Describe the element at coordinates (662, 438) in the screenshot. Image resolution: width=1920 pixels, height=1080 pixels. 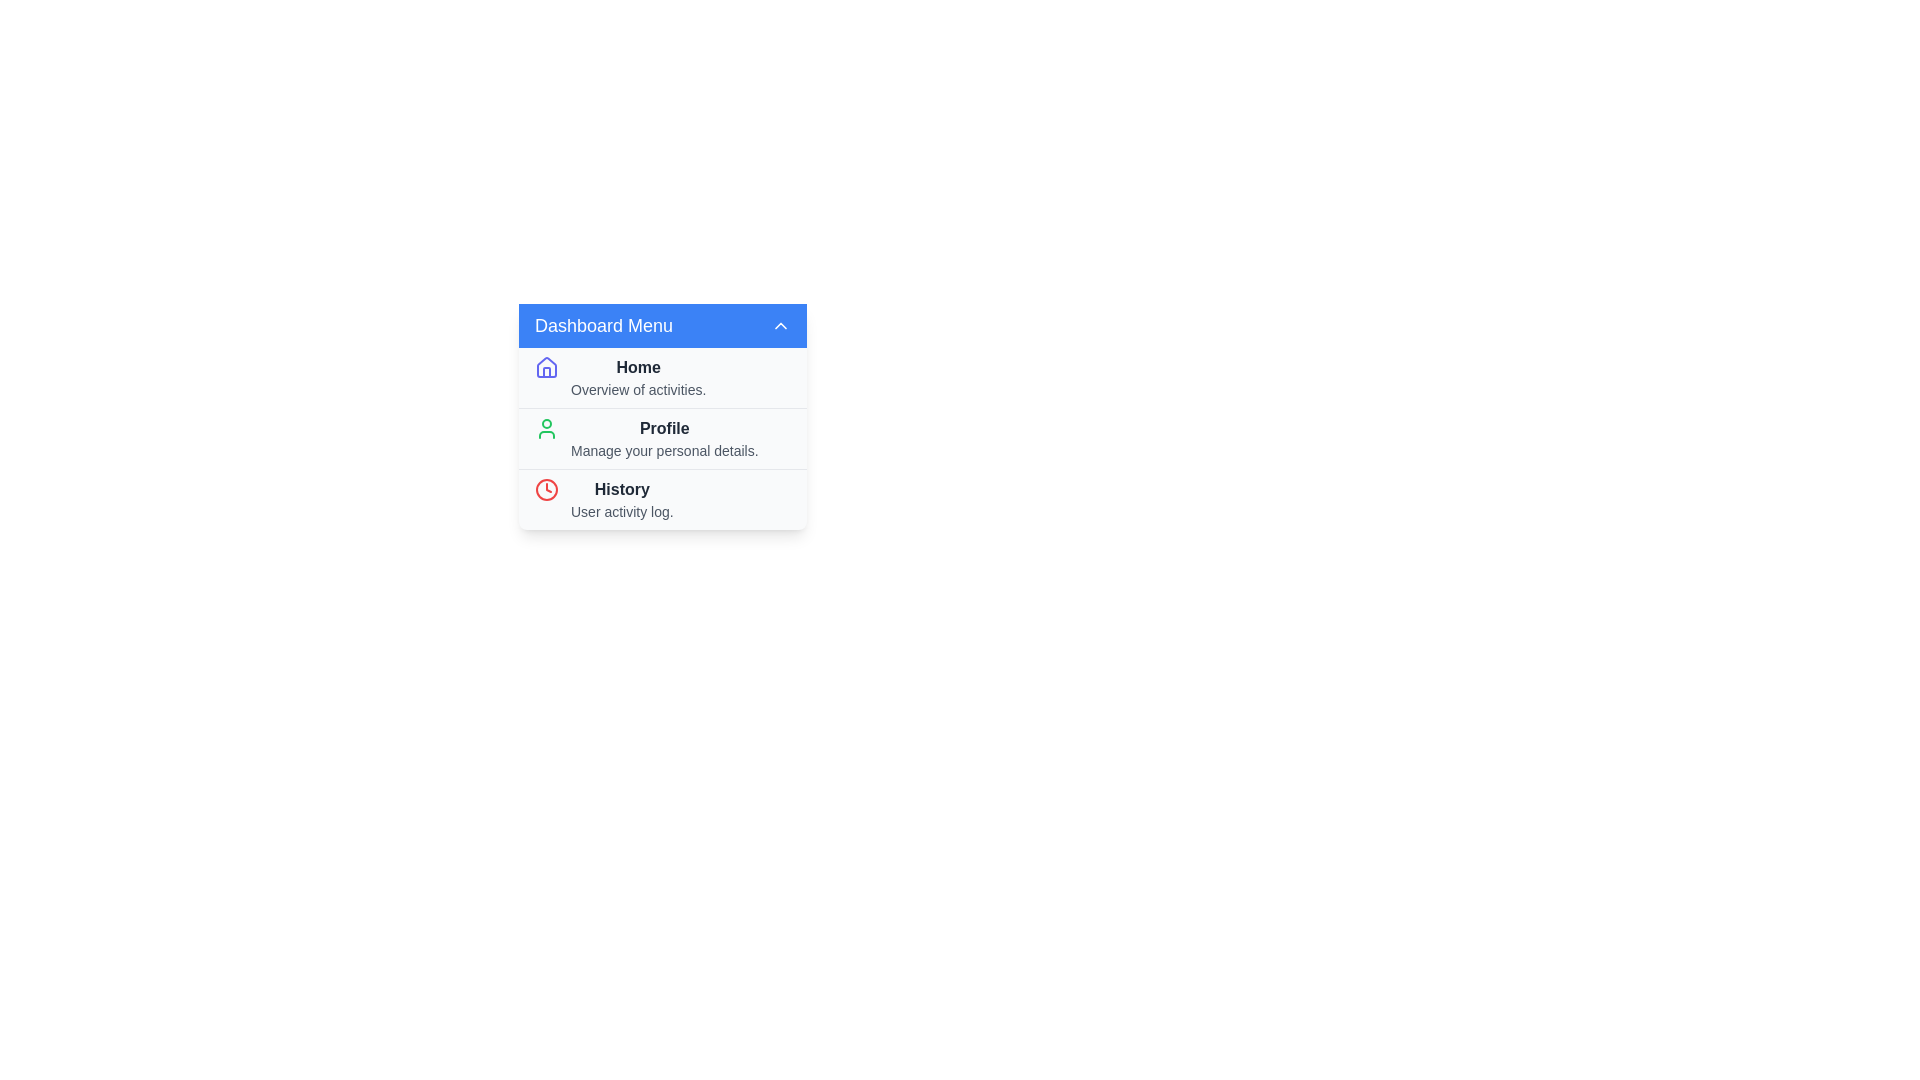
I see `the 'Profile' menu item` at that location.